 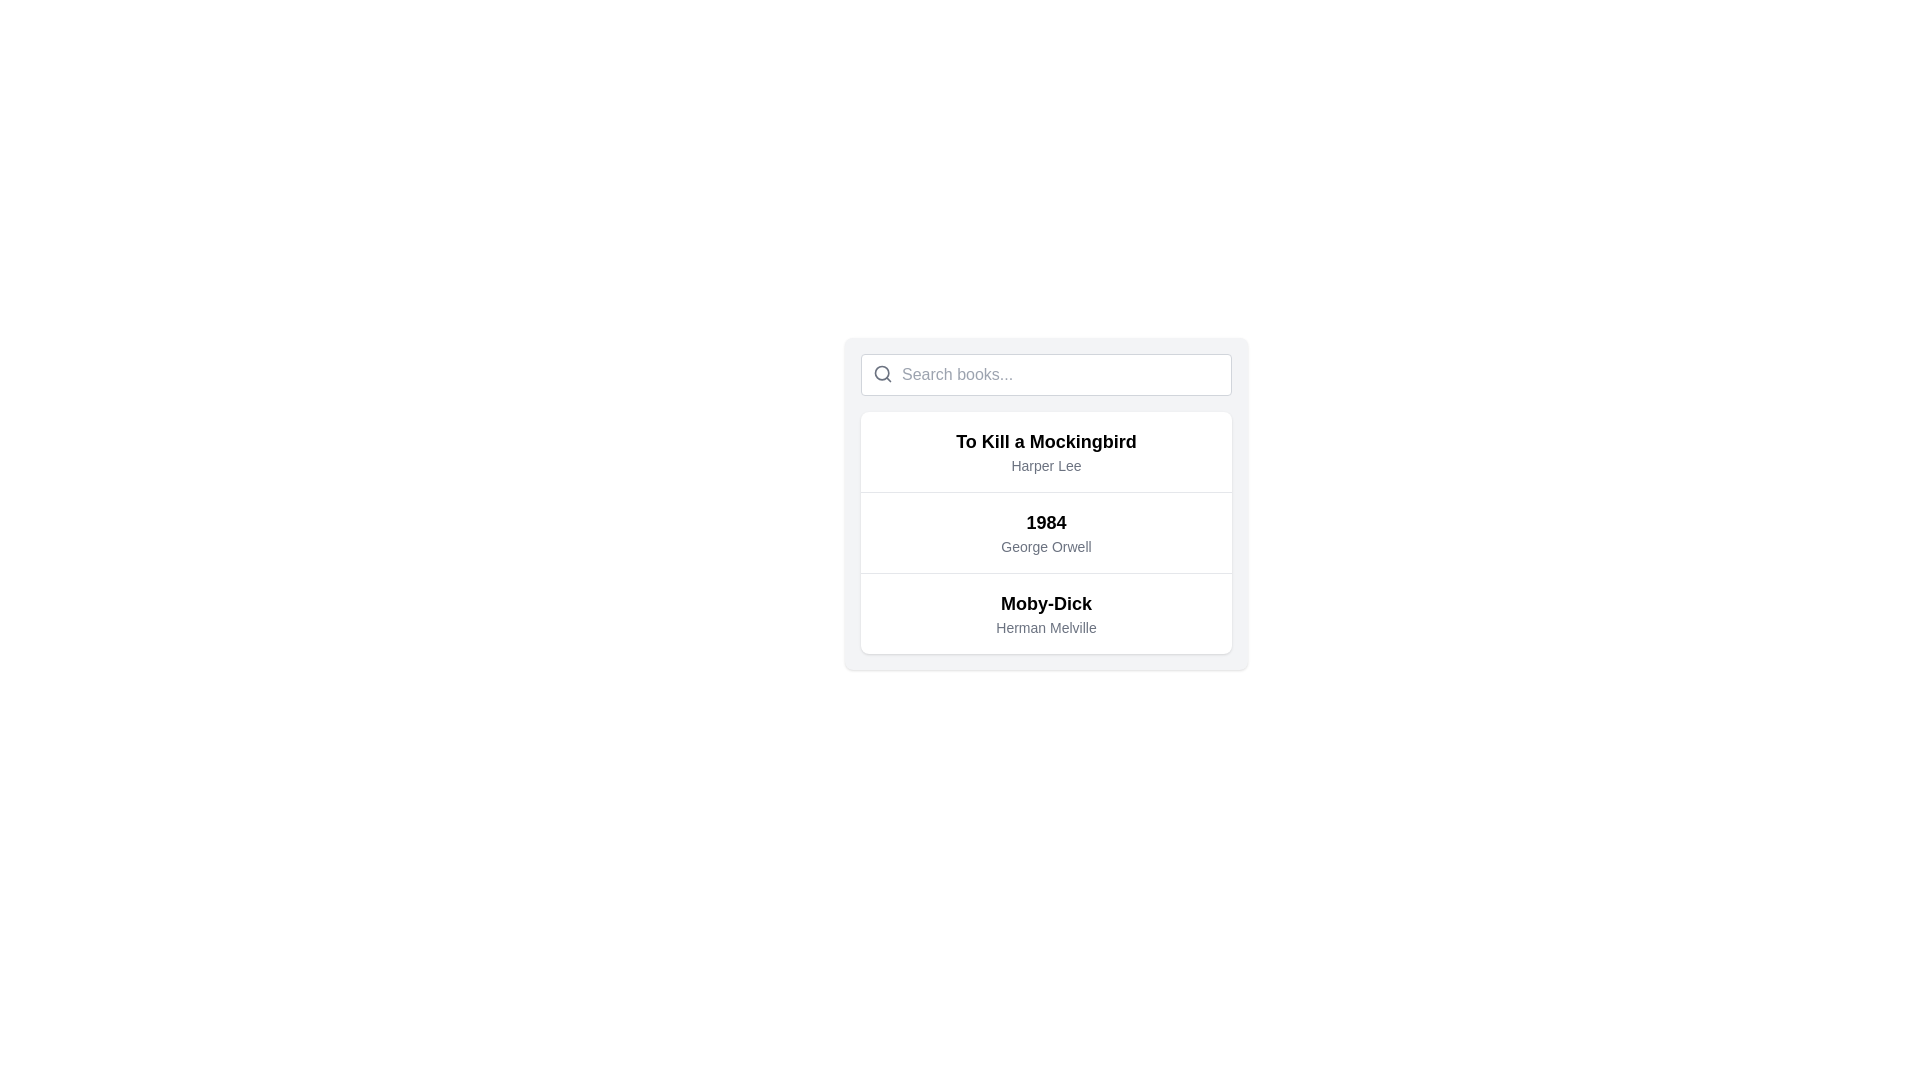 I want to click on the first book list item displaying the title and author's name, so click(x=1045, y=451).